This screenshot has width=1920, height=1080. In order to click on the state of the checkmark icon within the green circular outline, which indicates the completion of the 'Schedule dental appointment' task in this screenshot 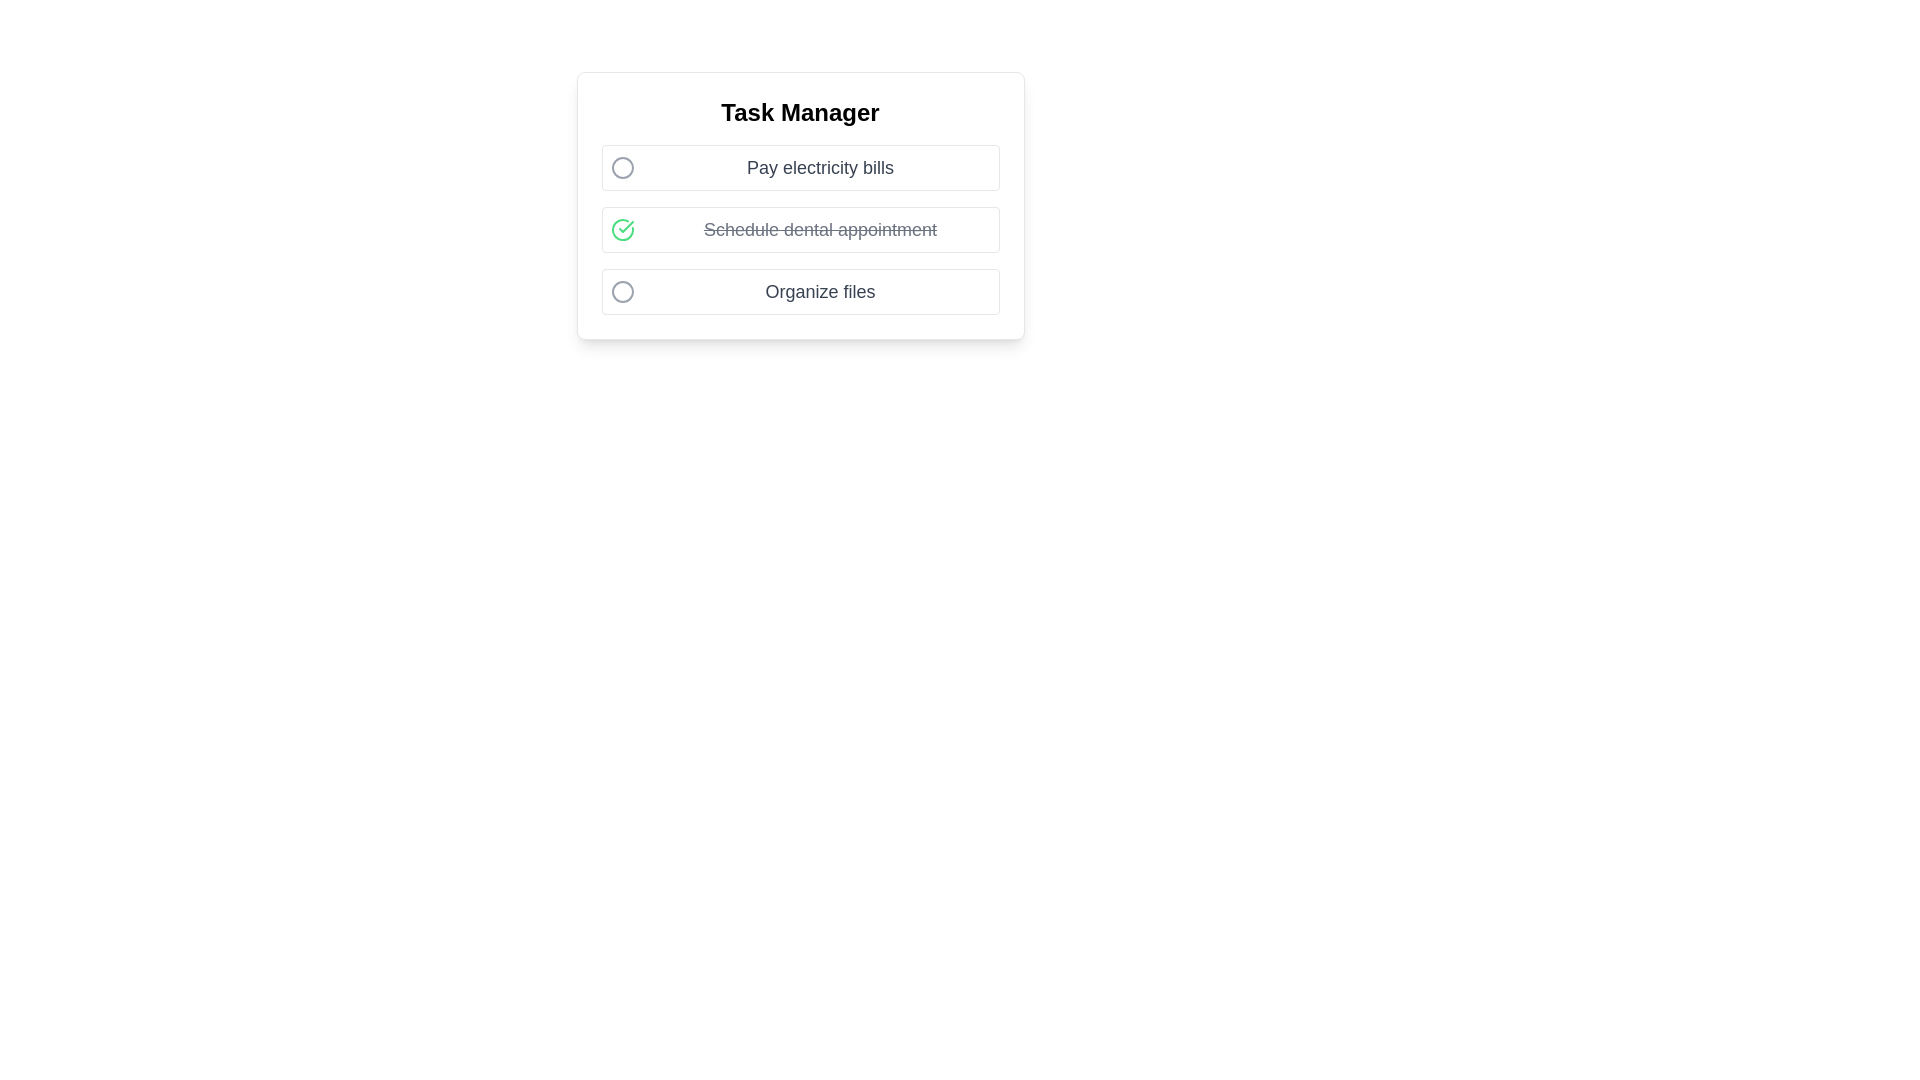, I will do `click(624, 226)`.